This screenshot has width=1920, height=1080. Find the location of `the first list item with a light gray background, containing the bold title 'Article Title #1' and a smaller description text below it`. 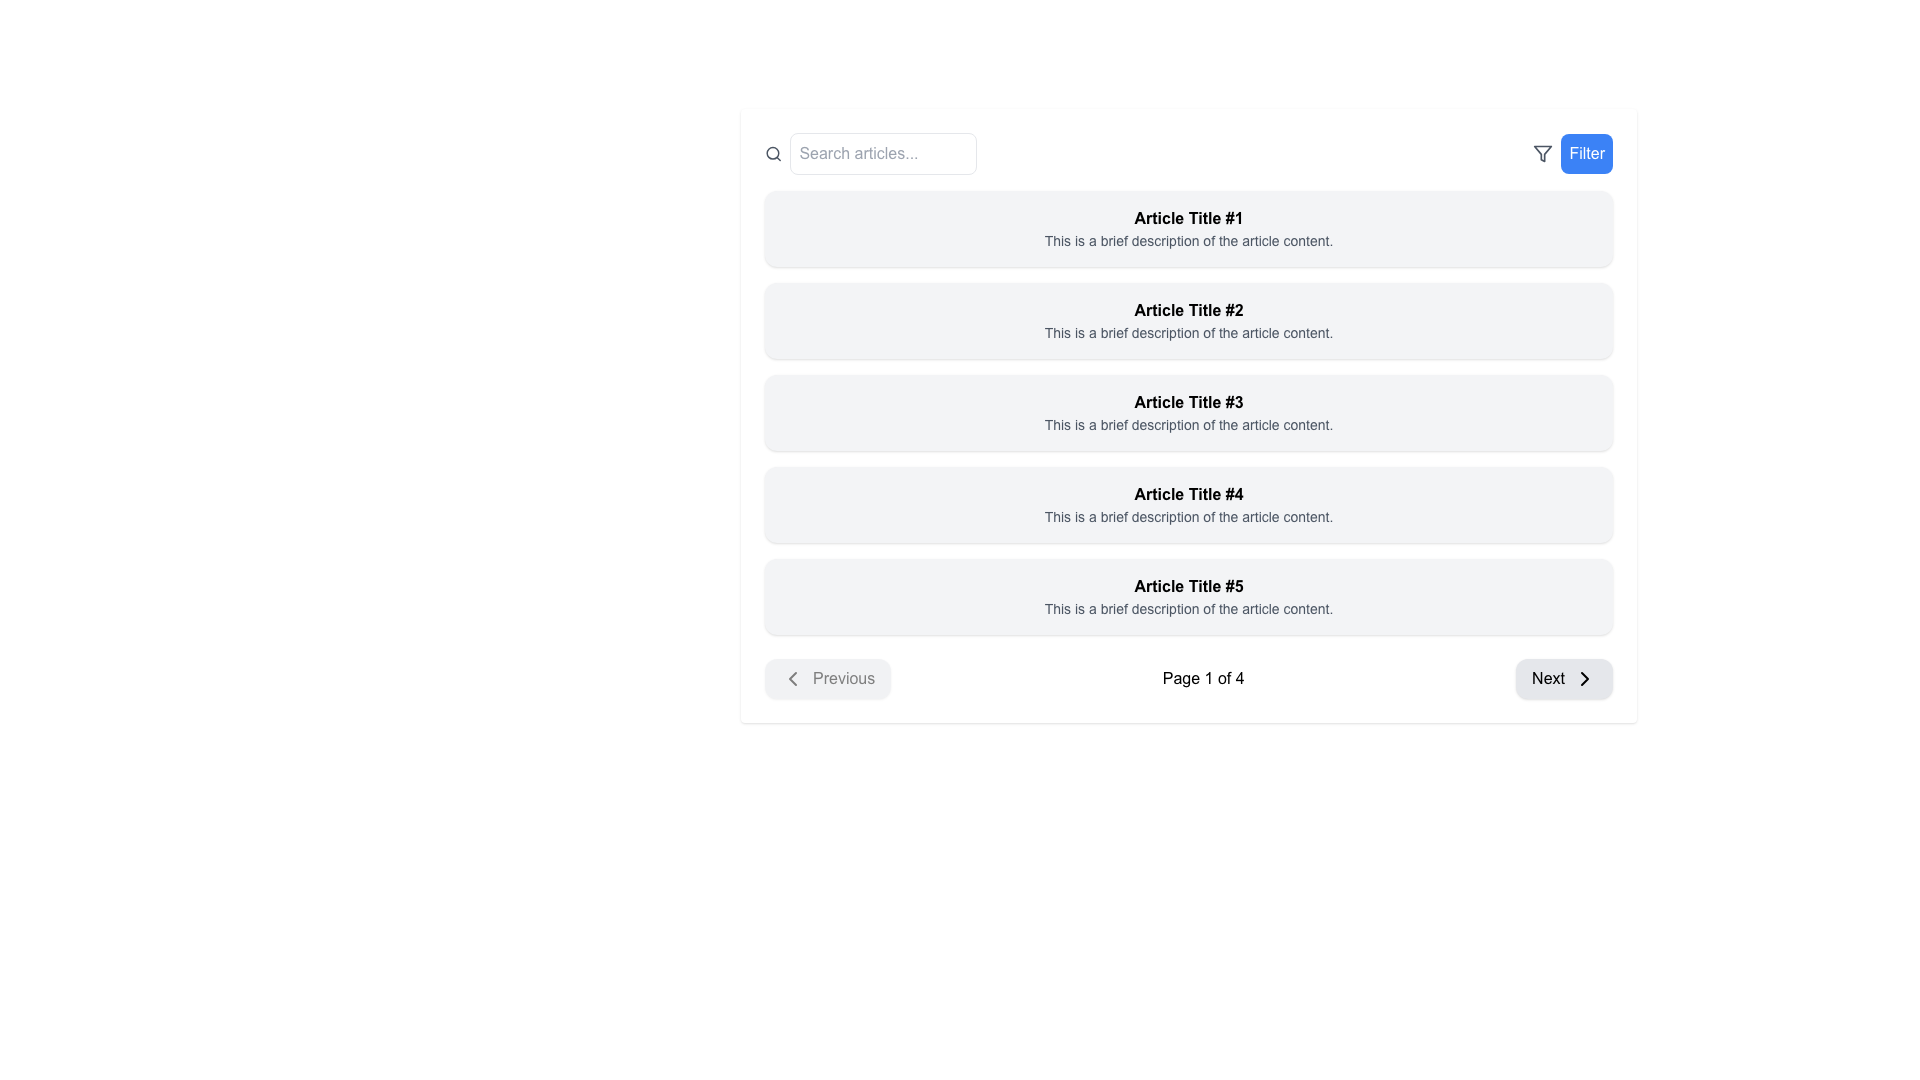

the first list item with a light gray background, containing the bold title 'Article Title #1' and a smaller description text below it is located at coordinates (1189, 227).